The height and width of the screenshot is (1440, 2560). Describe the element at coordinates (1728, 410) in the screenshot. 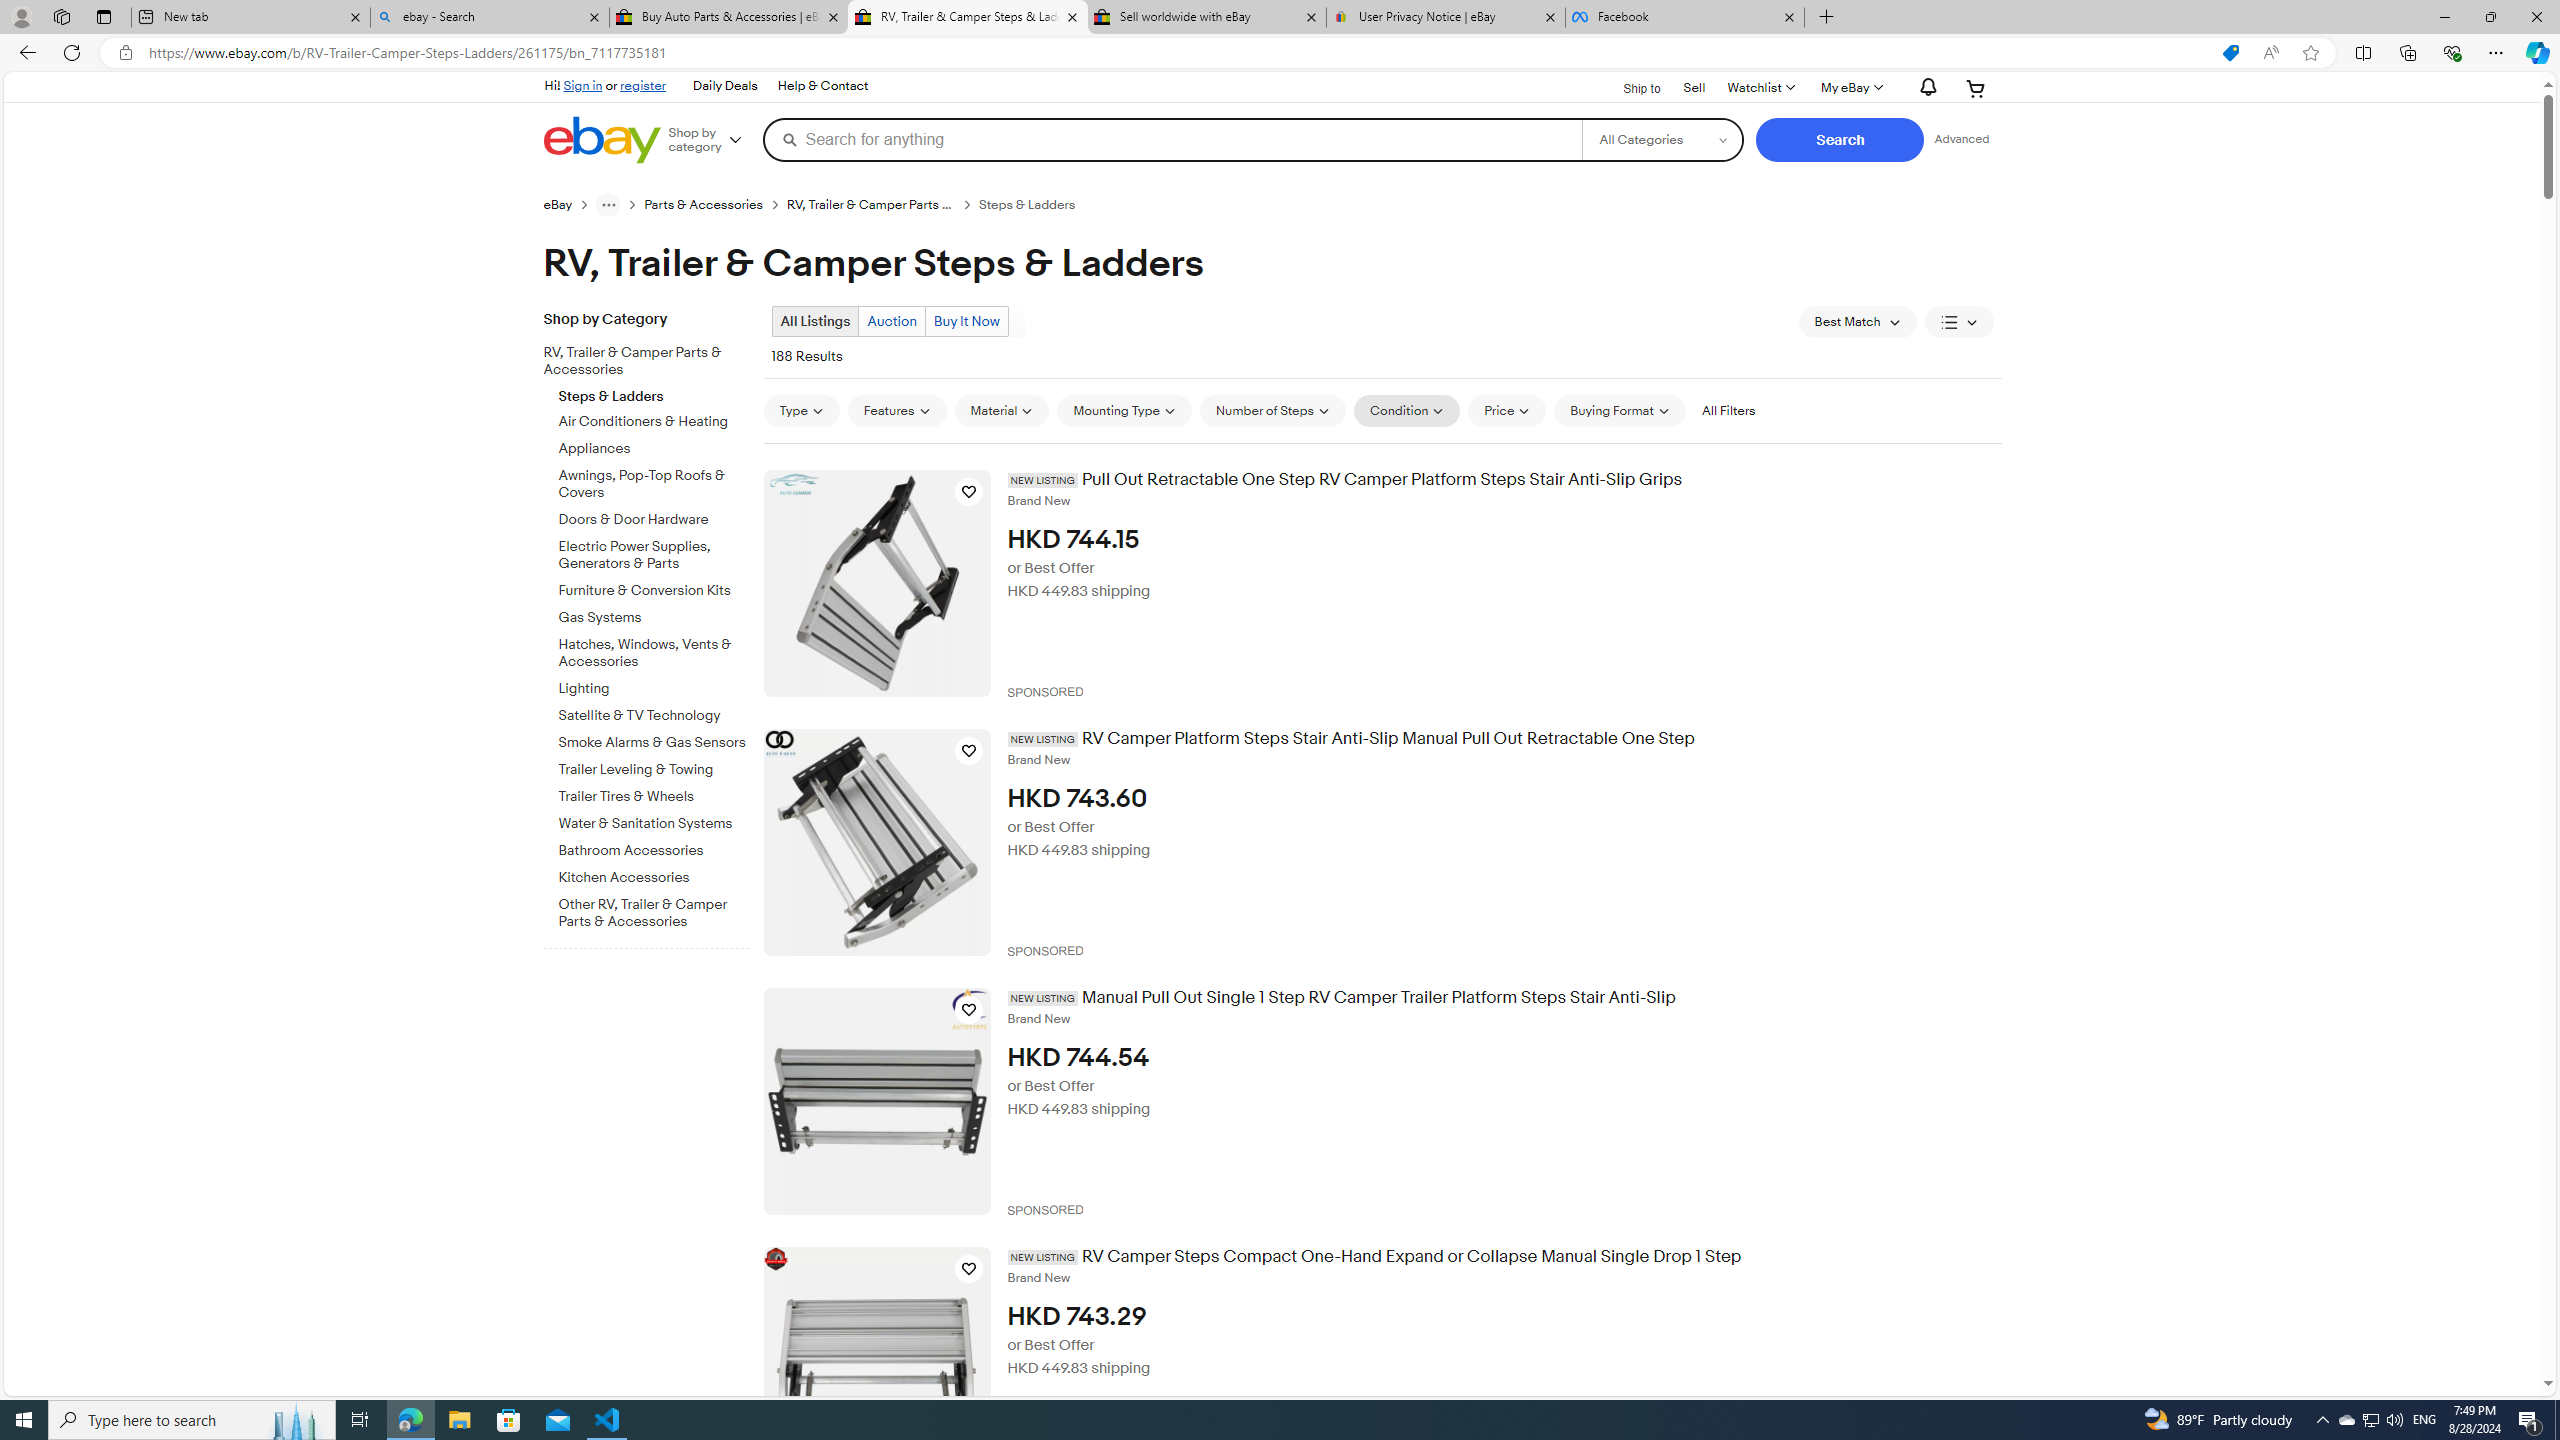

I see `'All Filters'` at that location.